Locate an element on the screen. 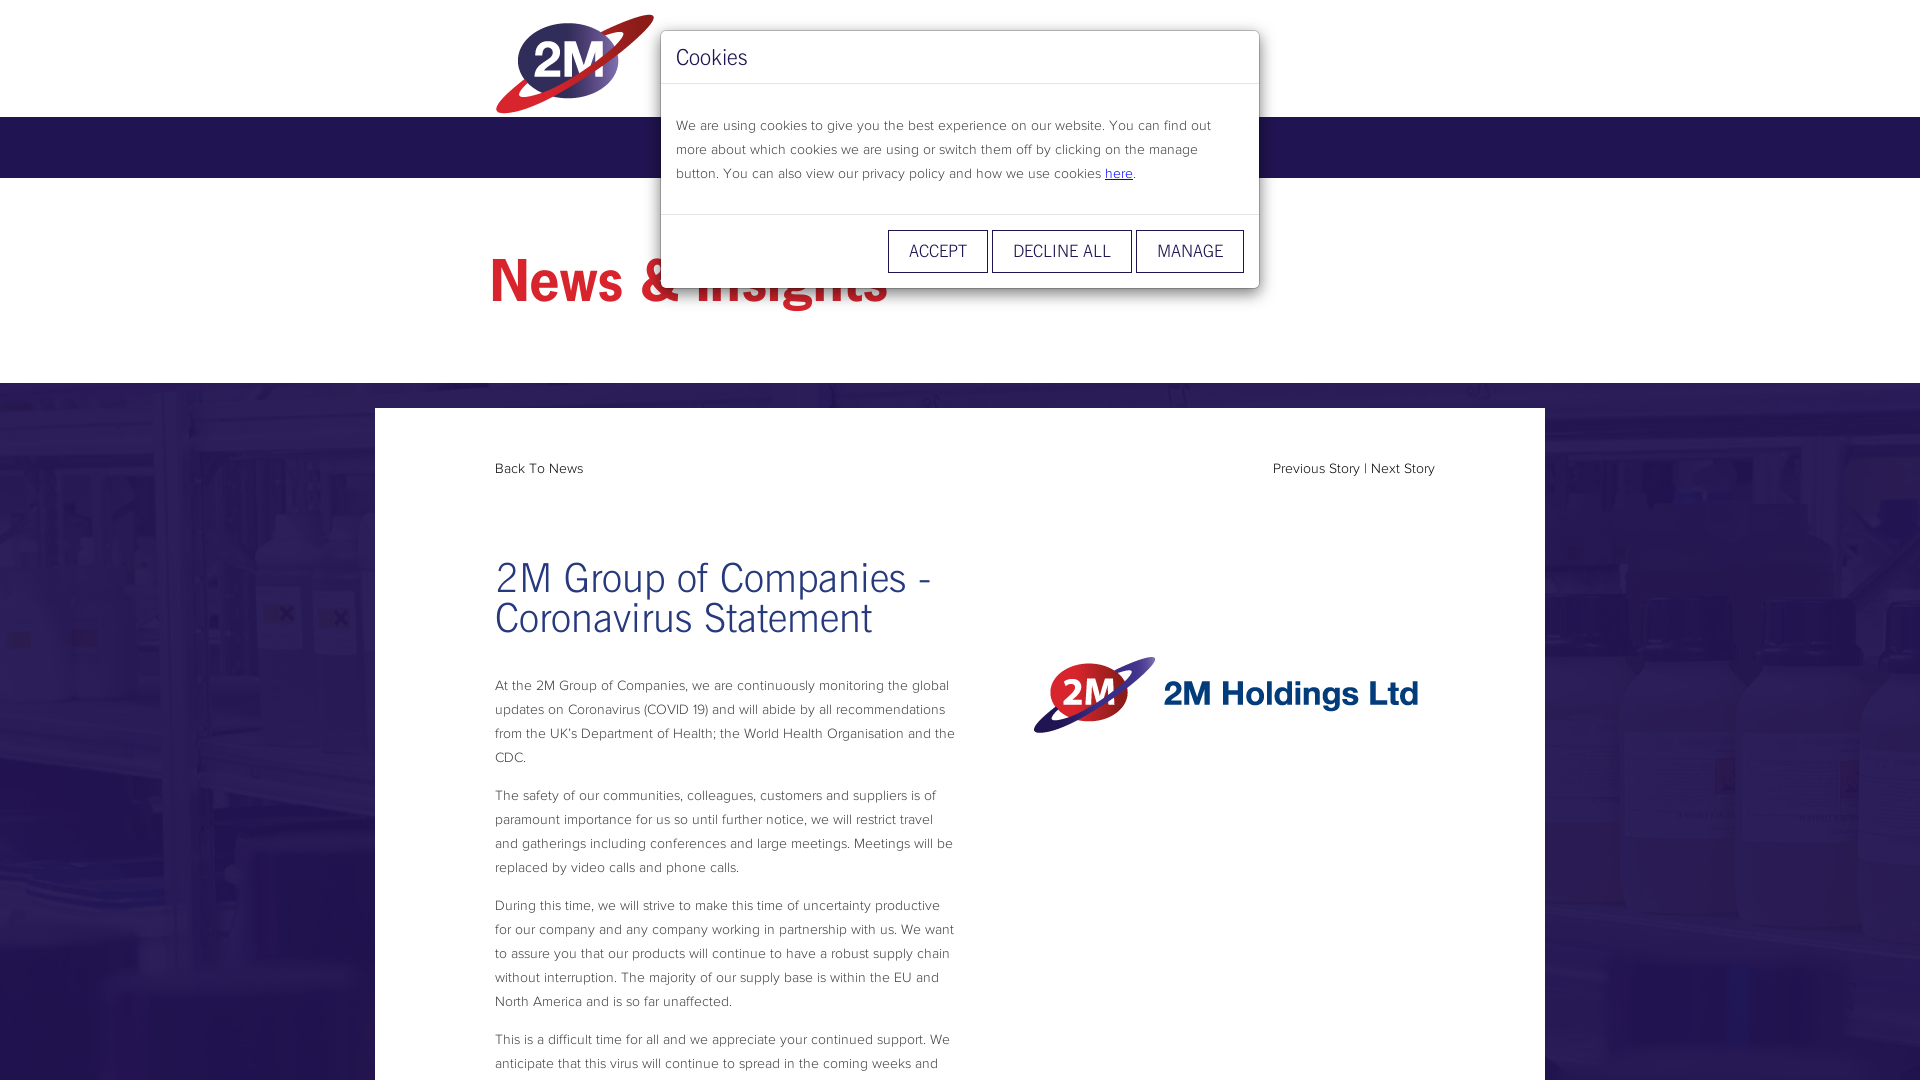 The image size is (1920, 1080). 'HOME' is located at coordinates (666, 146).